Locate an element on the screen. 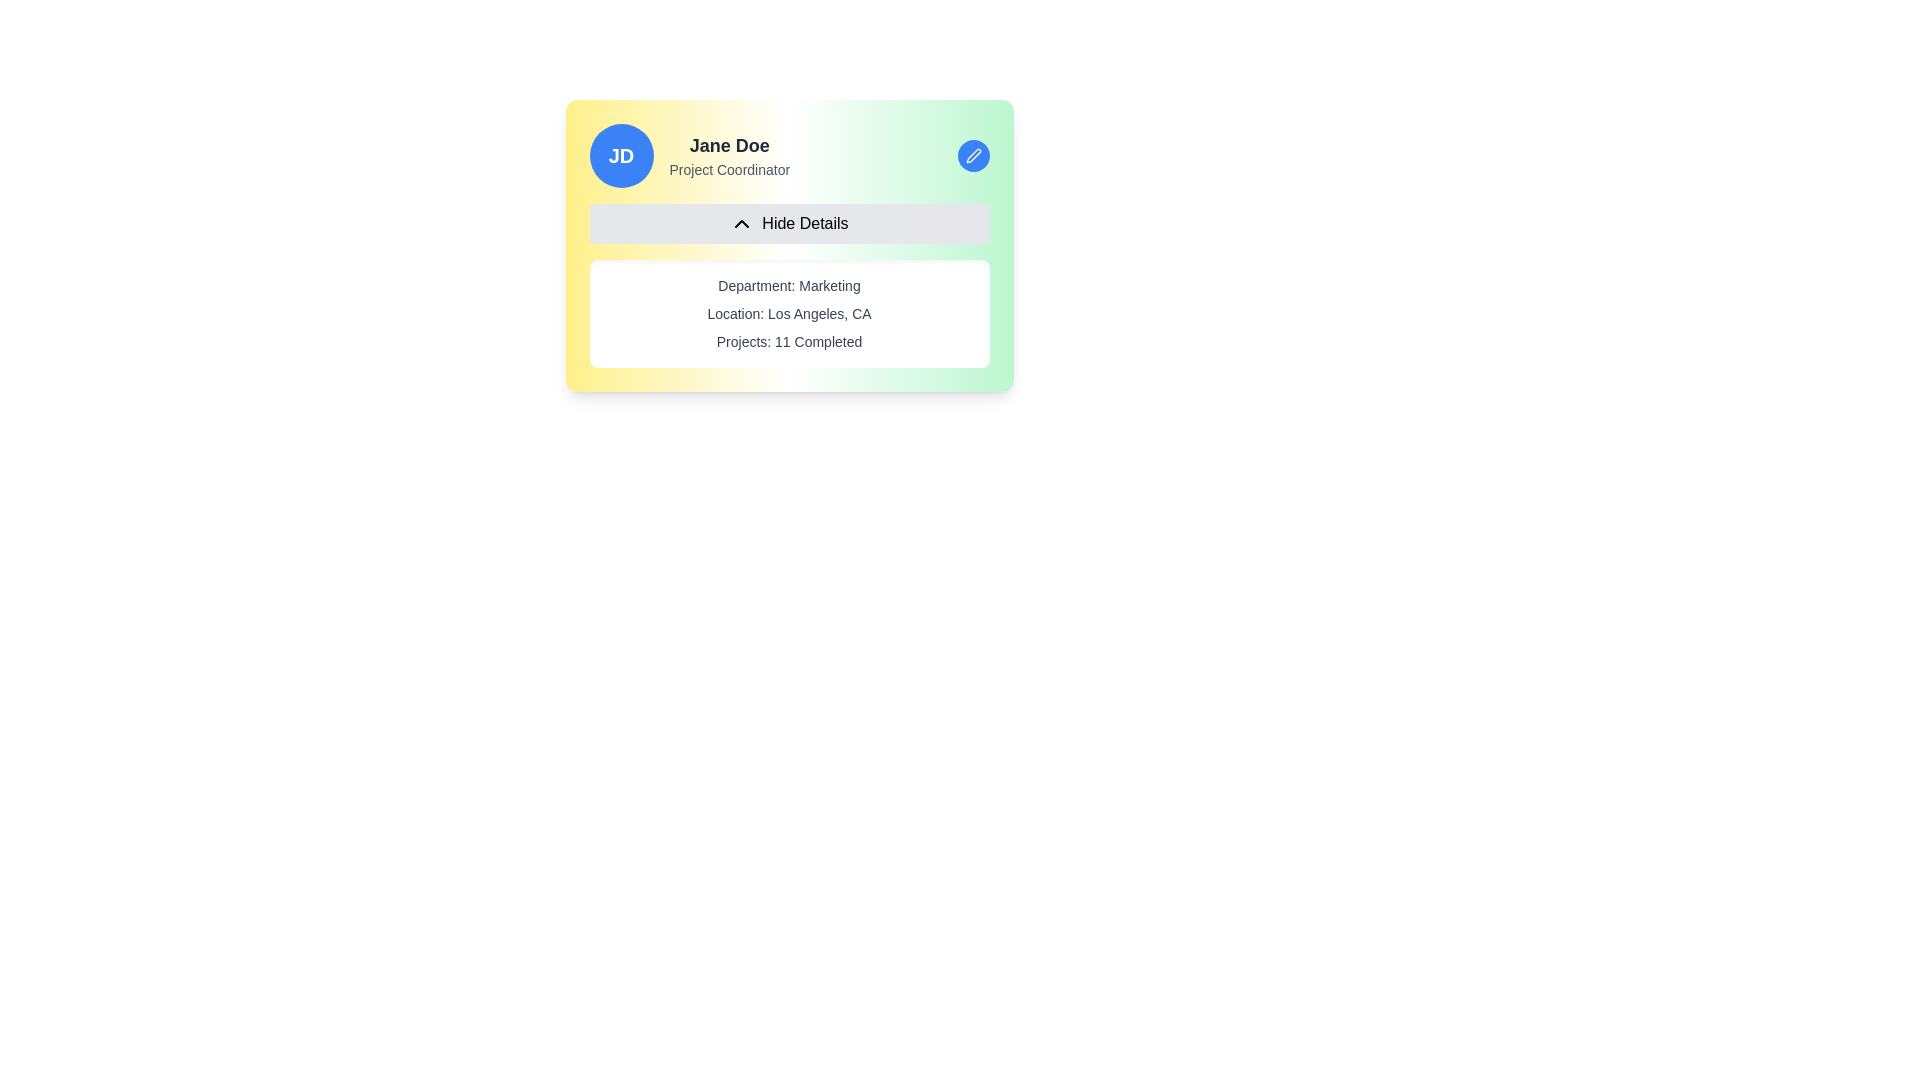  the toggle button located below 'Jane Doe, Project Coordinator' to experience hover effects is located at coordinates (788, 223).